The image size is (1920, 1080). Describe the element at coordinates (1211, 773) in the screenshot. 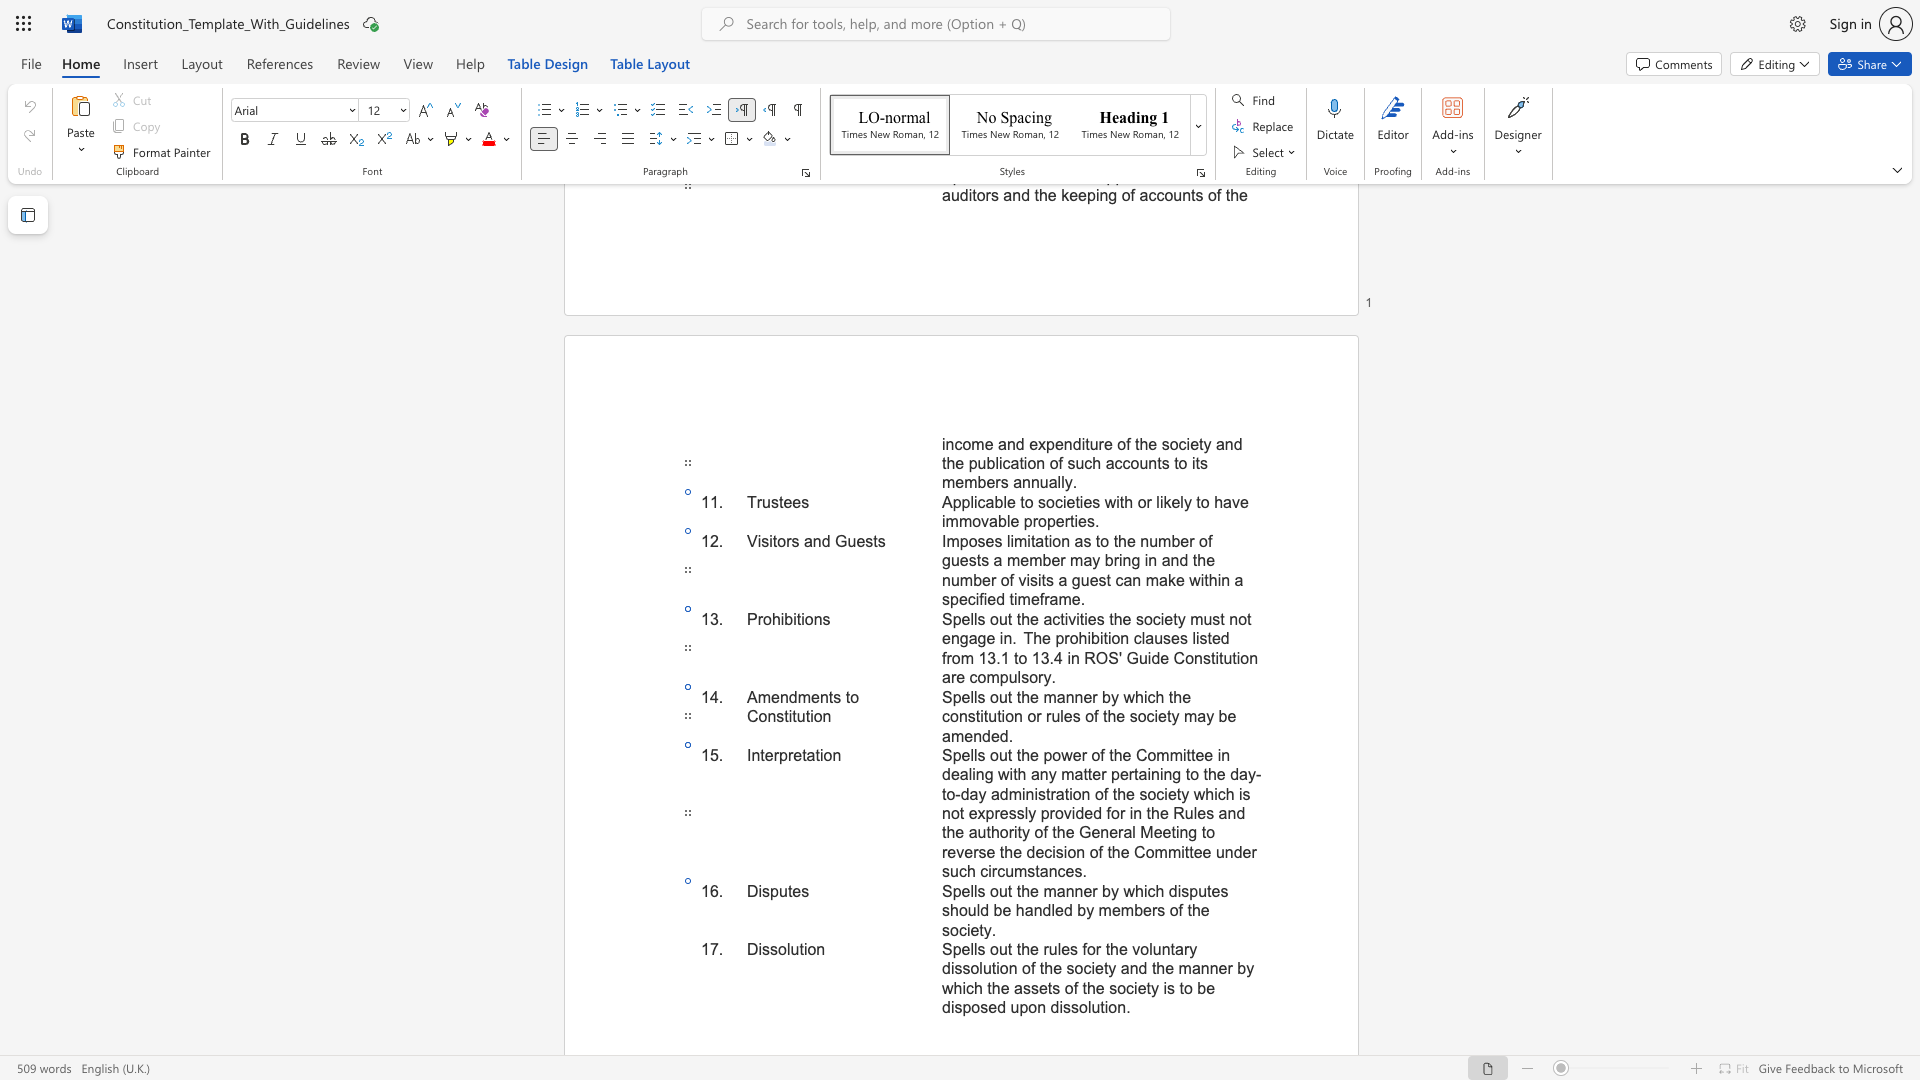

I see `the 4th character "h" in the text` at that location.